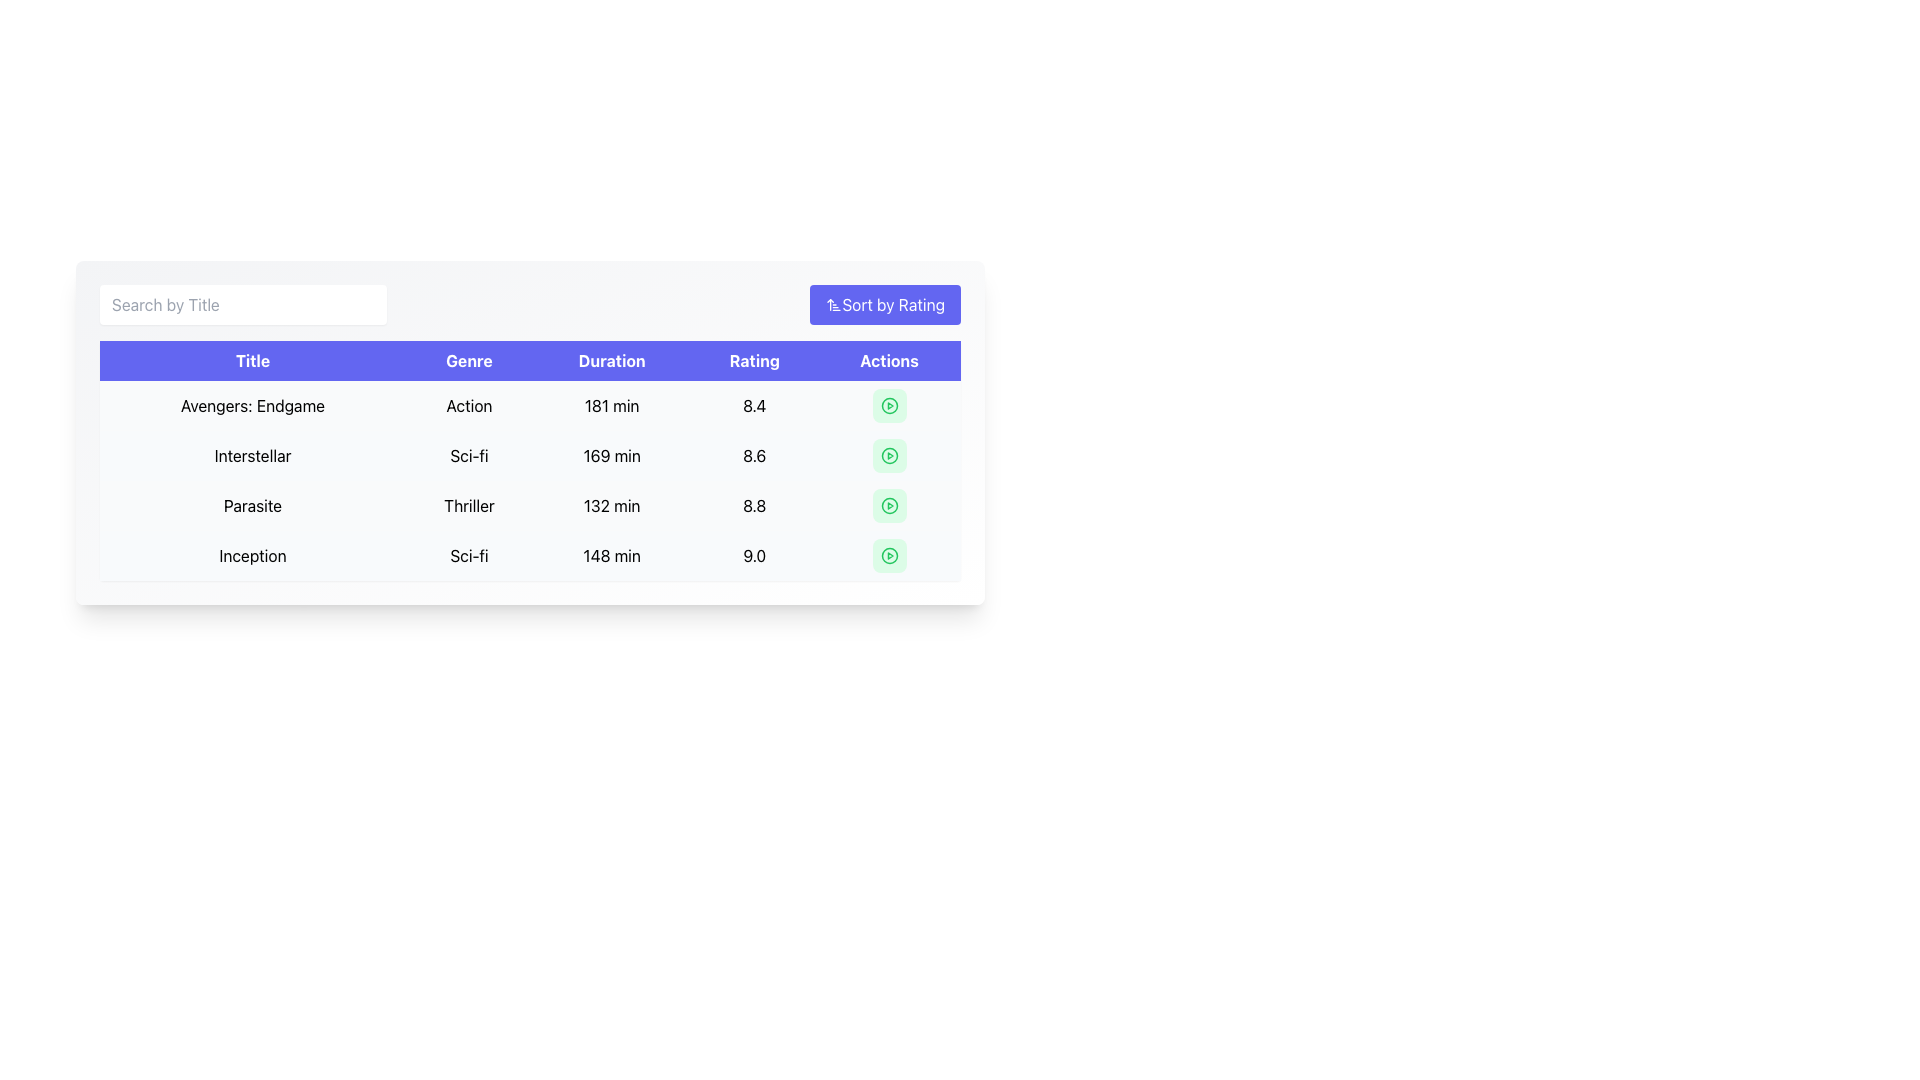 The image size is (1920, 1080). Describe the element at coordinates (888, 405) in the screenshot. I see `the circular play button with a green border and white background located in the 'Actions' column of the first row in a table` at that location.